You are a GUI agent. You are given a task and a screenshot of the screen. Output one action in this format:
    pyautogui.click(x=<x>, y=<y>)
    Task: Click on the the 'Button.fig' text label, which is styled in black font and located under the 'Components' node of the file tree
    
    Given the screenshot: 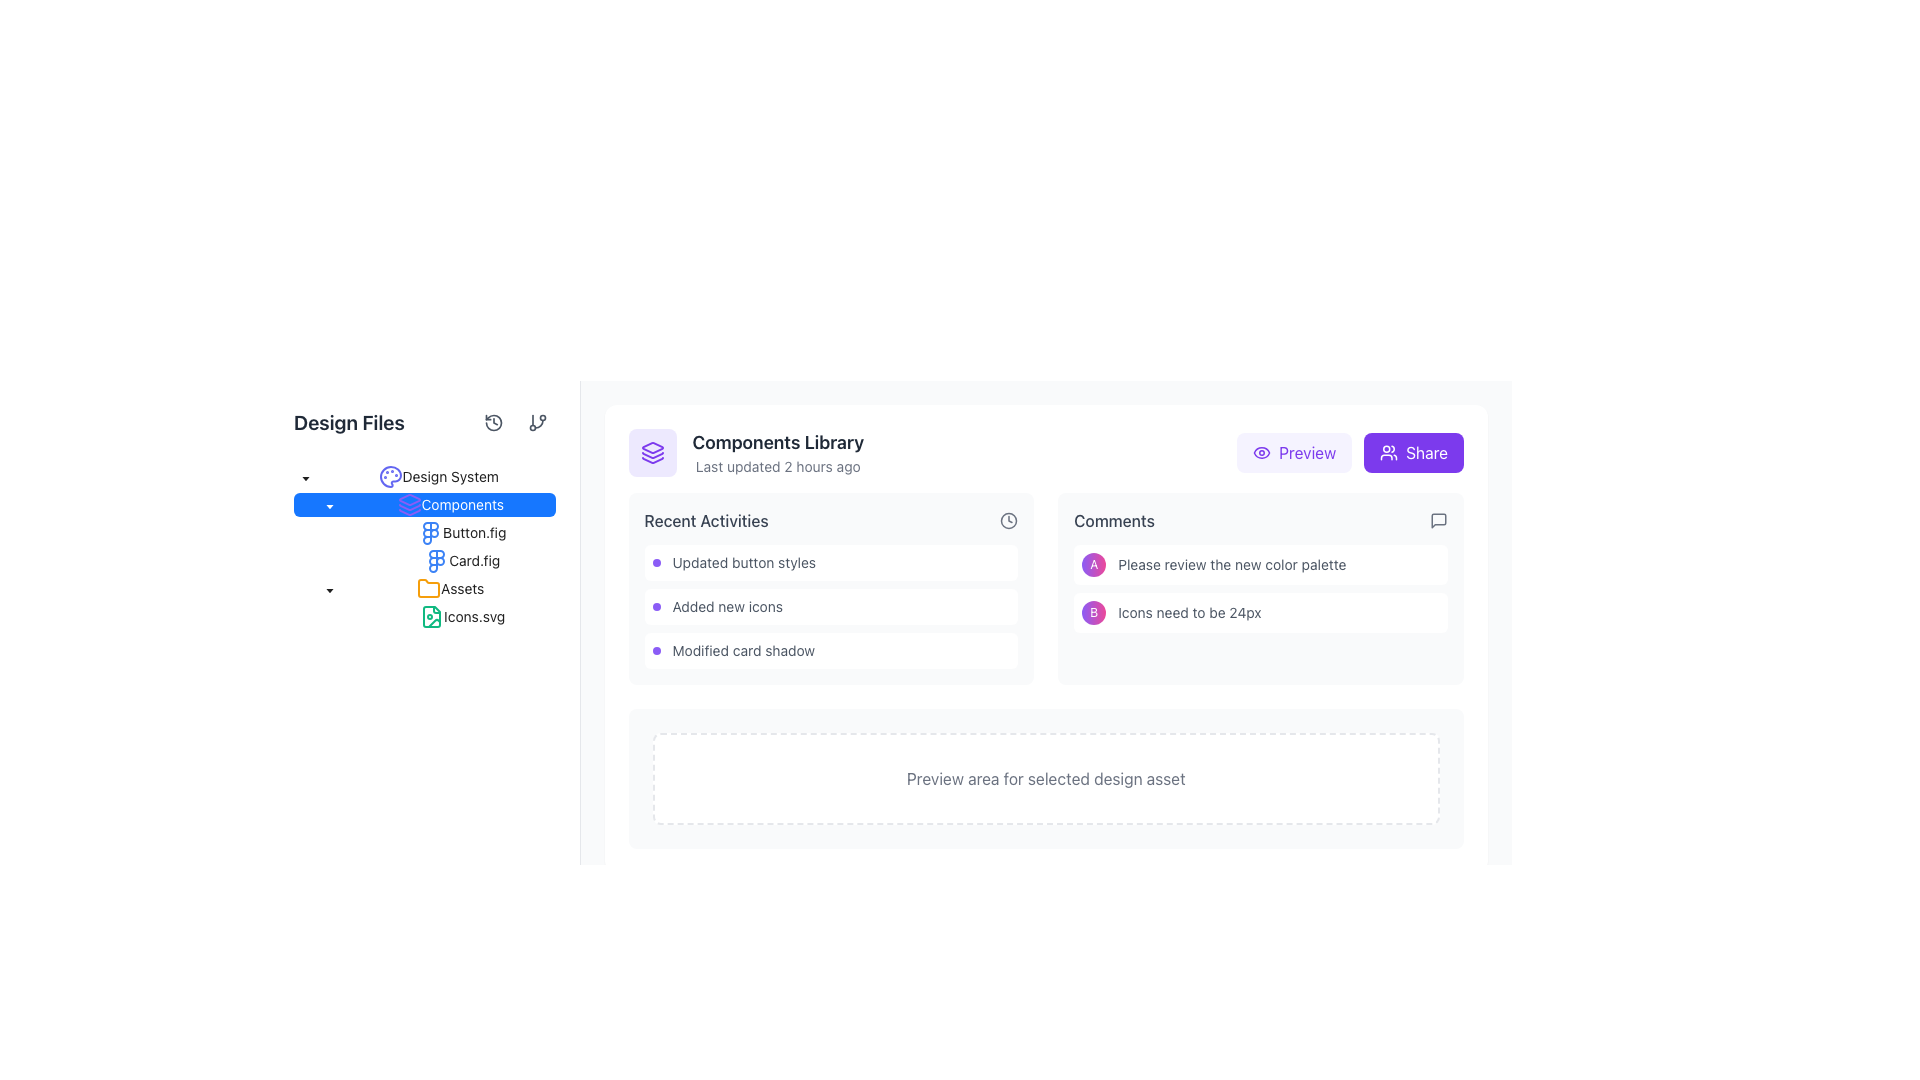 What is the action you would take?
    pyautogui.click(x=423, y=531)
    